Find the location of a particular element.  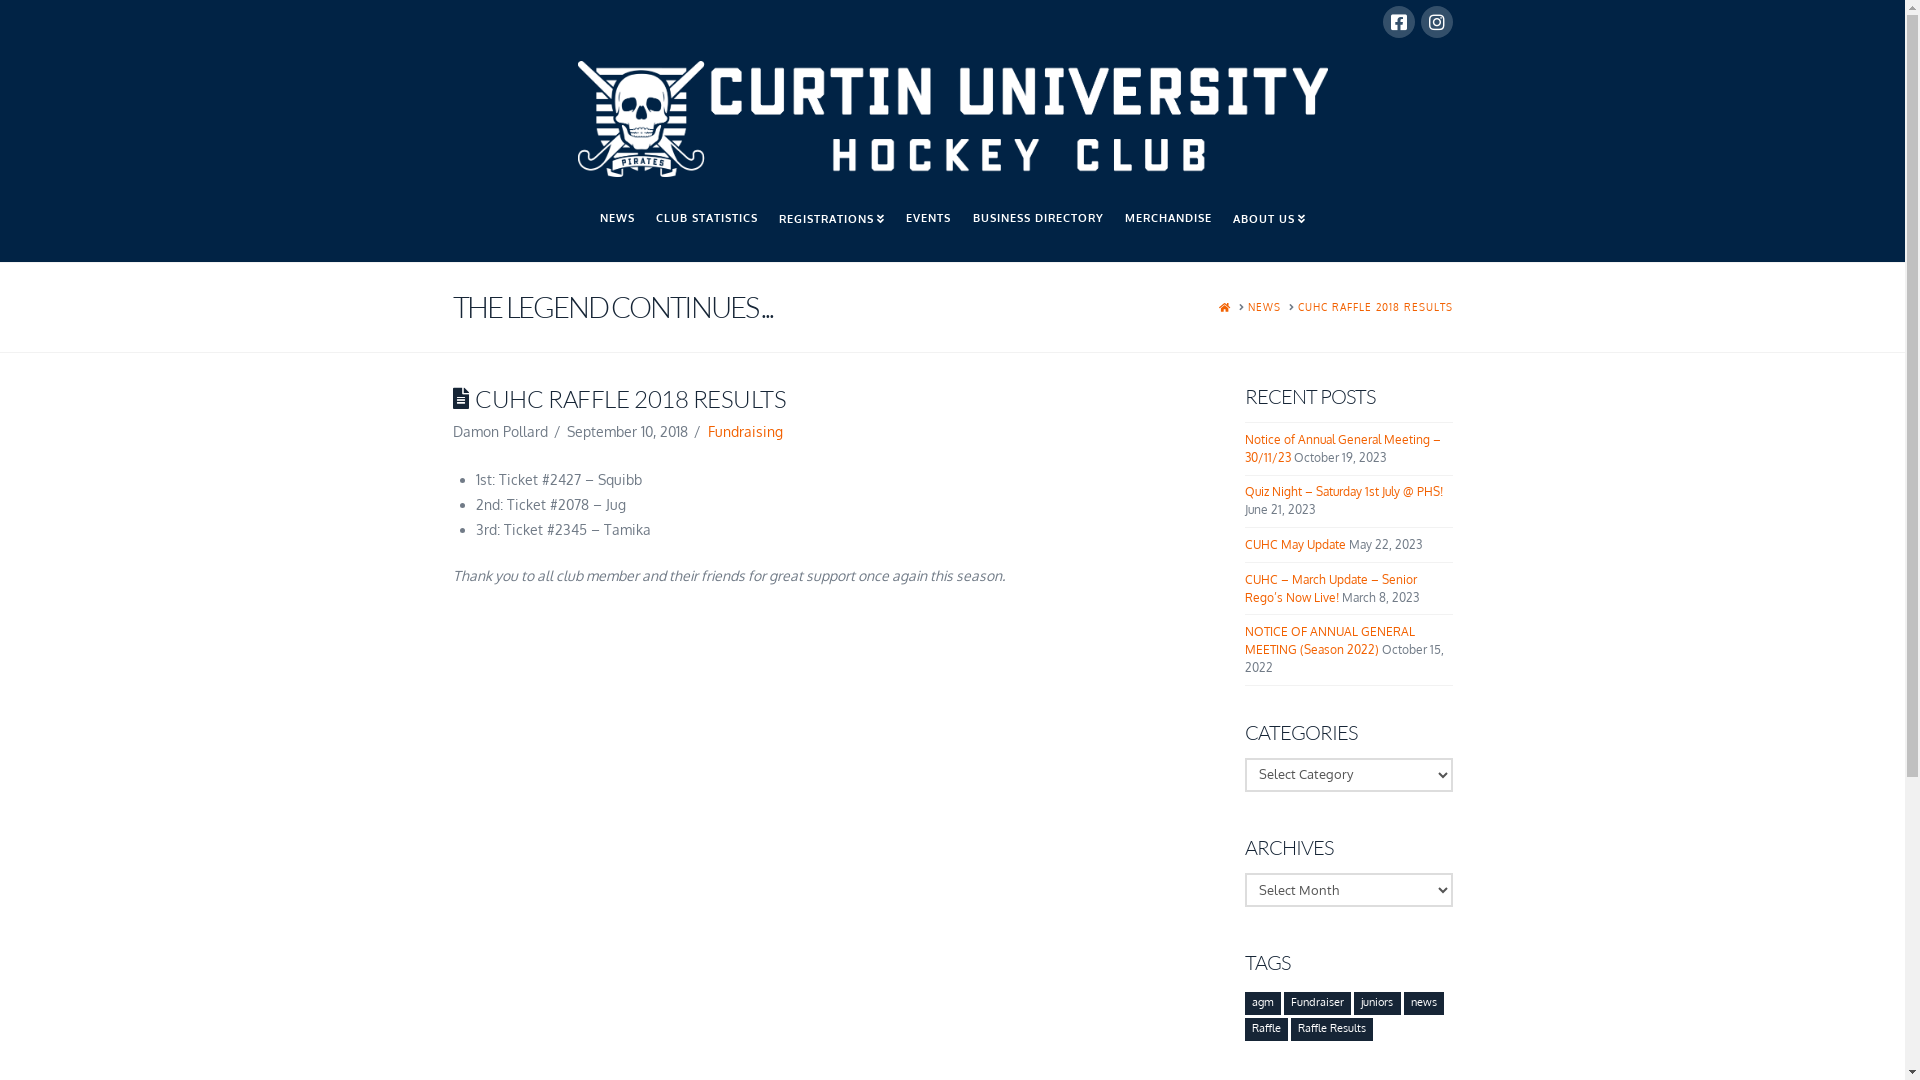

'CLUB STATISTICS' is located at coordinates (706, 226).